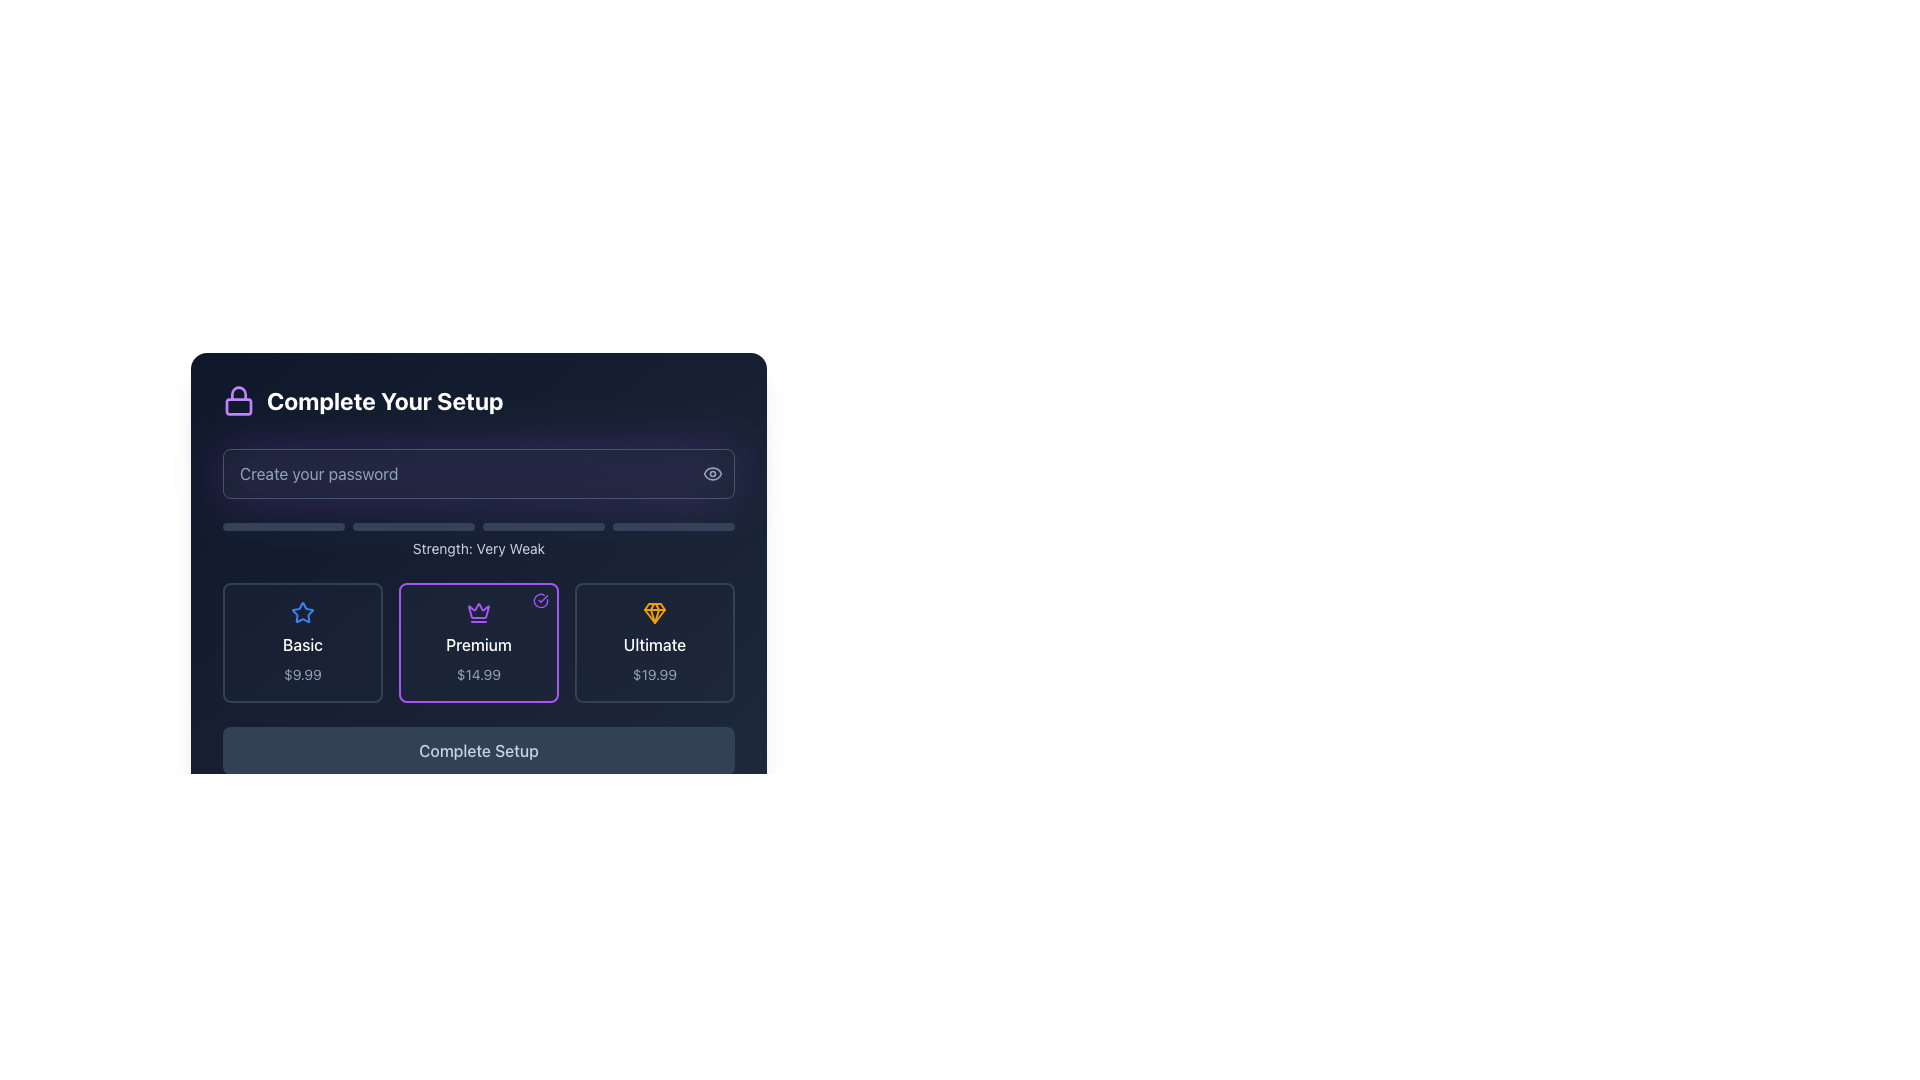 The image size is (1920, 1080). Describe the element at coordinates (654, 612) in the screenshot. I see `the gem-shaped decorative icon outlined in orange, located at the rightmost position of the 'Ultimate' subscription option card, above the '$19.99' text` at that location.